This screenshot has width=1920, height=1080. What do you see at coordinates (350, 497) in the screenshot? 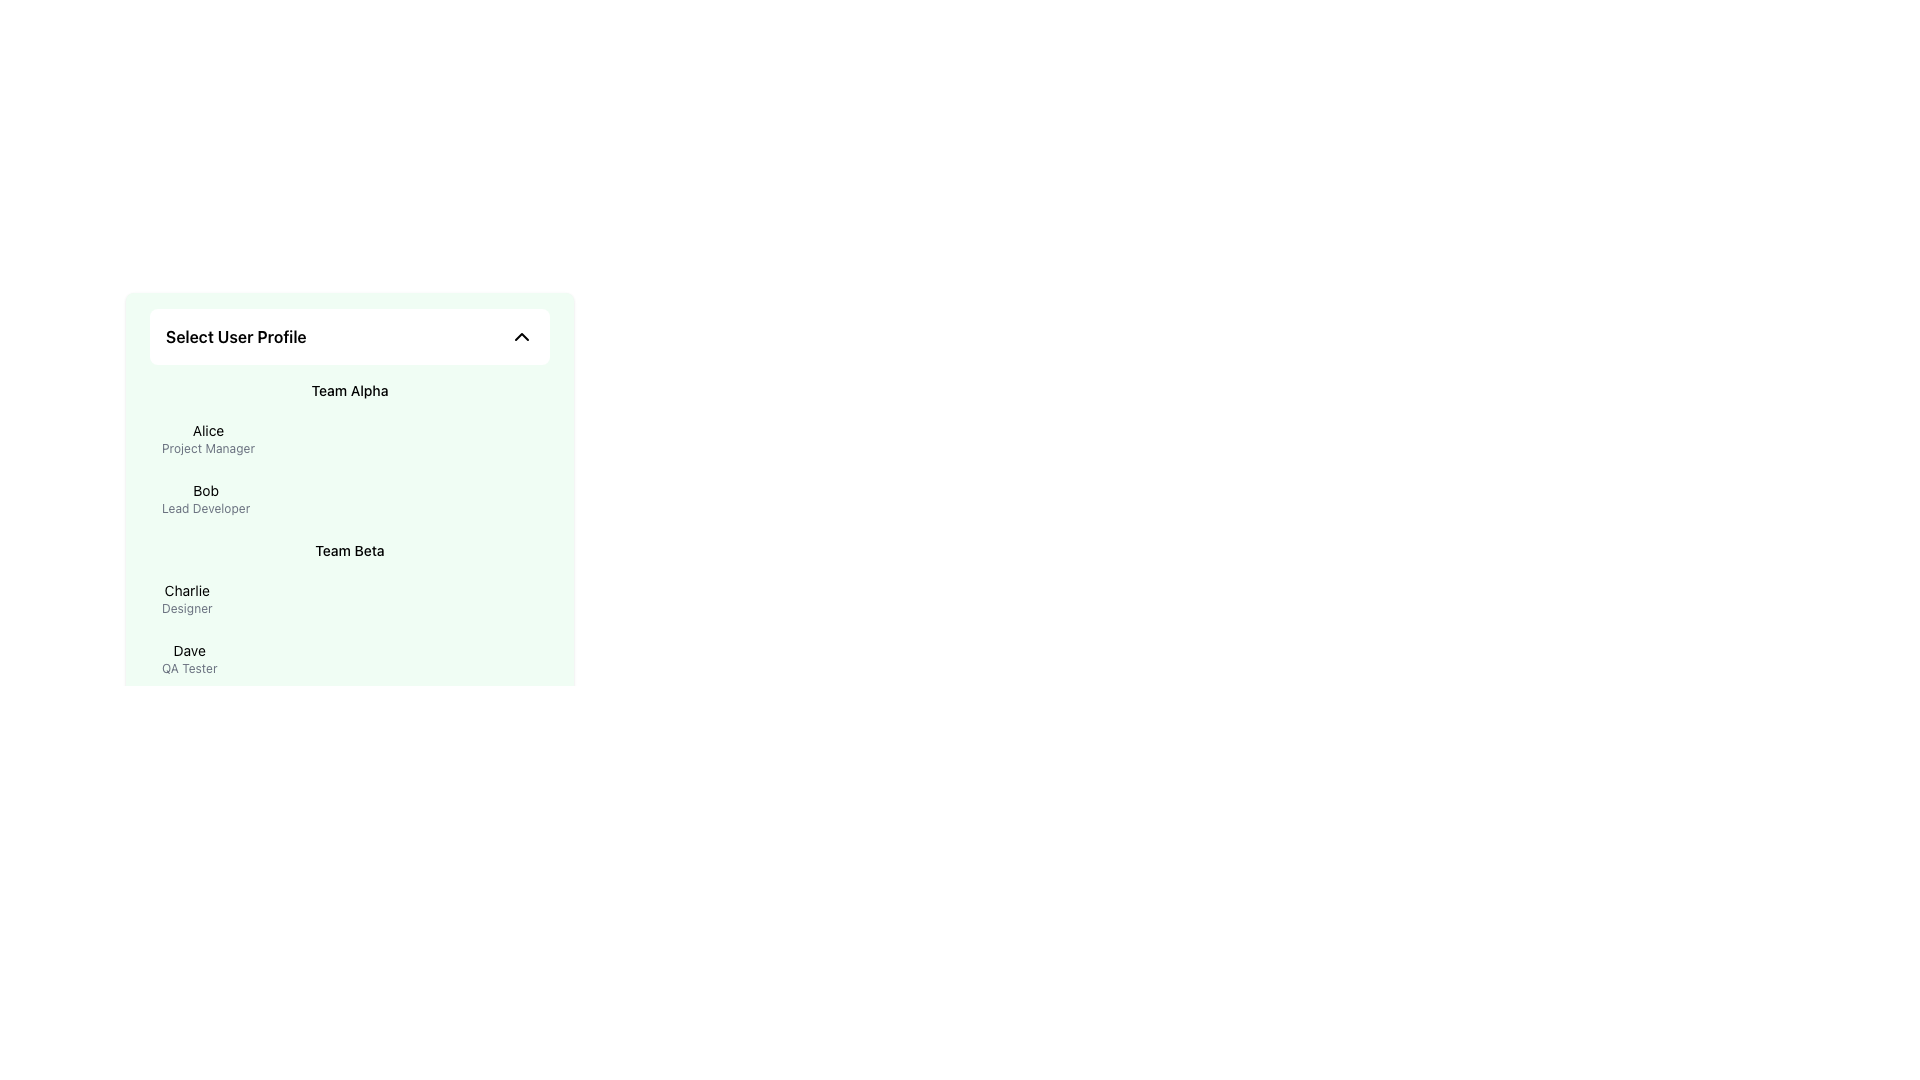
I see `the selectable item in the list that displays the name 'Bob' in bold and the designation 'Lead Developer' in gray` at bounding box center [350, 497].